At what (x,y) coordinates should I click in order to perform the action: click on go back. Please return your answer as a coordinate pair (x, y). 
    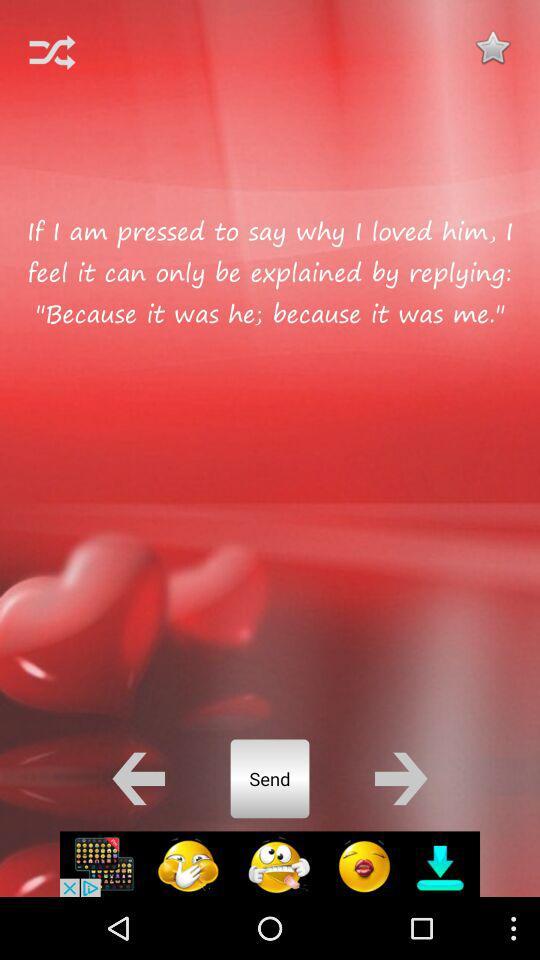
    Looking at the image, I should click on (137, 777).